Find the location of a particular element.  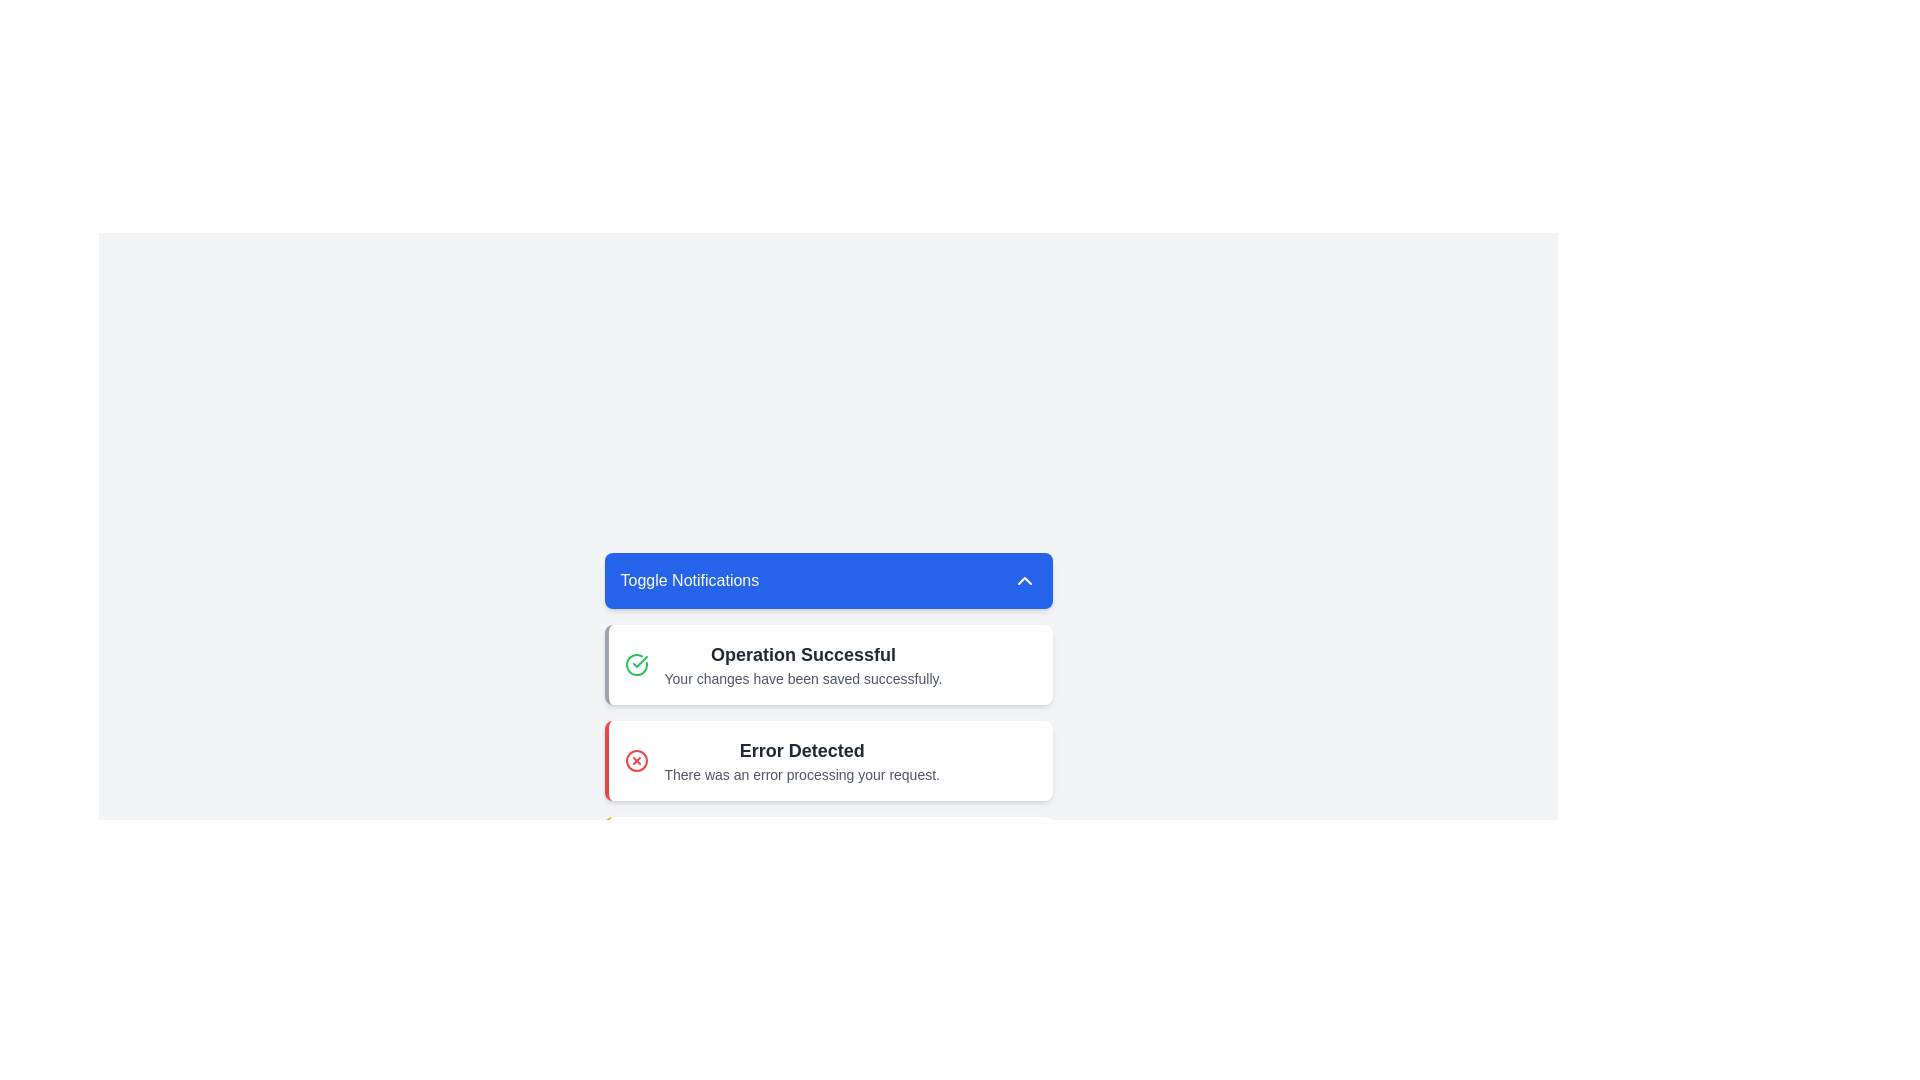

the text line that states 'There was an error processing your request.' which is located below the header 'Error Detected' in a notification card is located at coordinates (802, 774).